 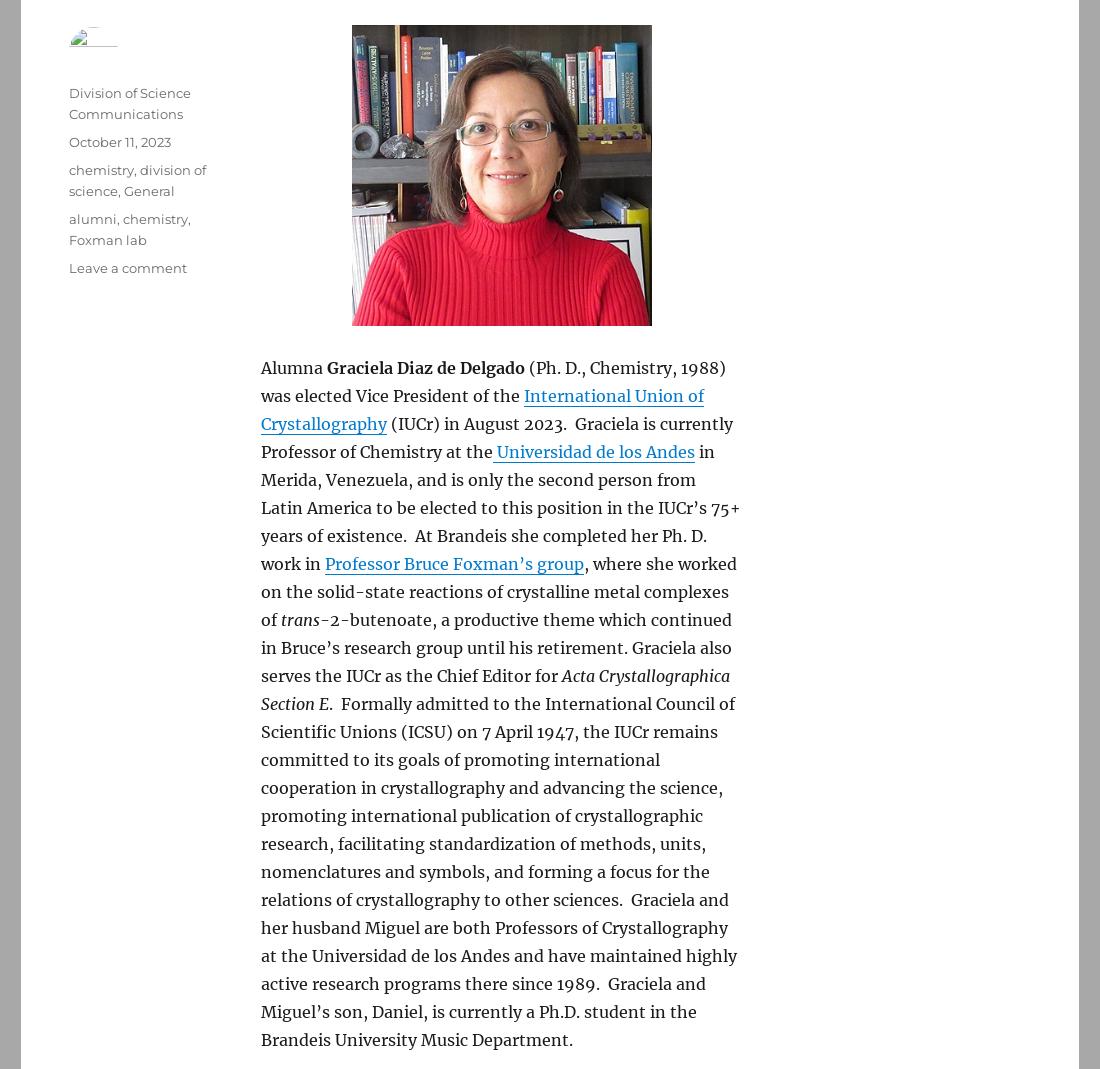 What do you see at coordinates (324, 564) in the screenshot?
I see `'Professor Bruce Foxman’s group'` at bounding box center [324, 564].